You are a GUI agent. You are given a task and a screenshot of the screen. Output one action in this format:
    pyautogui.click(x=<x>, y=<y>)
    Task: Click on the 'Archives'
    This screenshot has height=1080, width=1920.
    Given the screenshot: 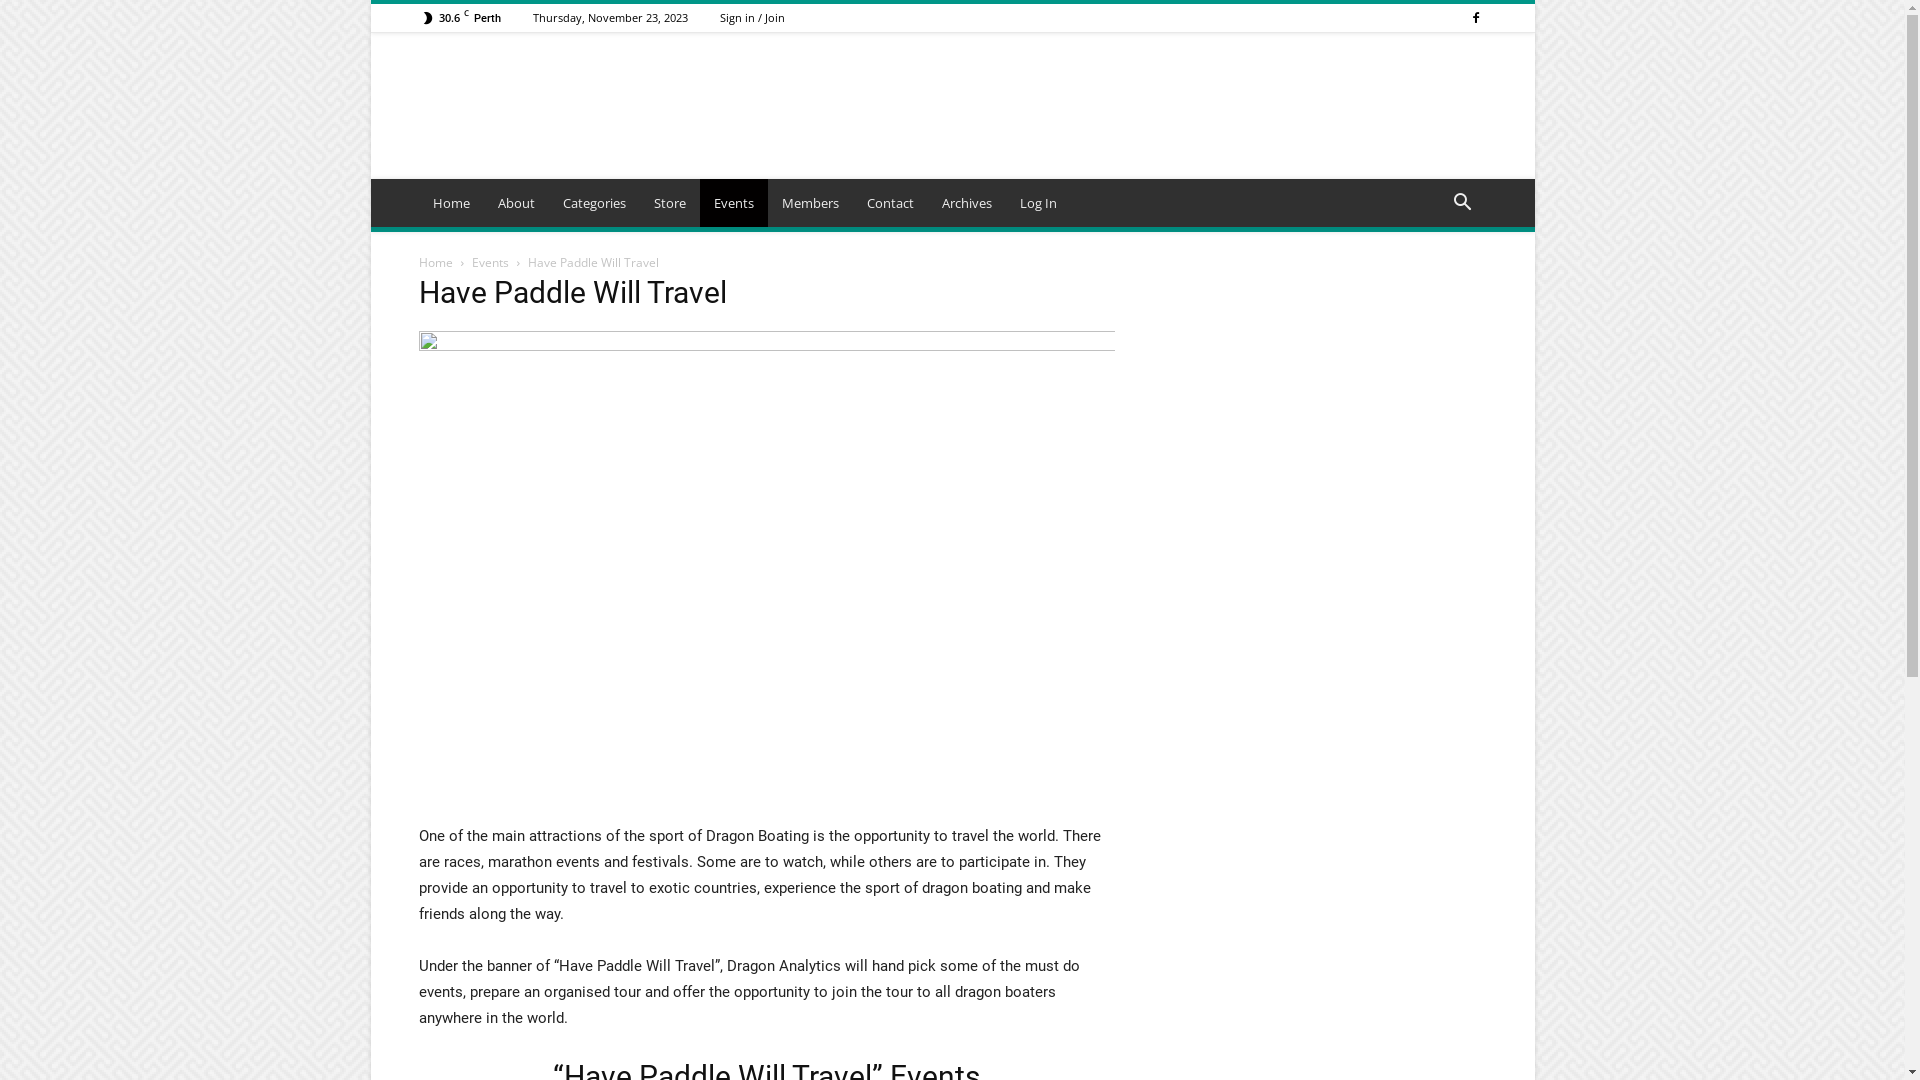 What is the action you would take?
    pyautogui.click(x=966, y=203)
    